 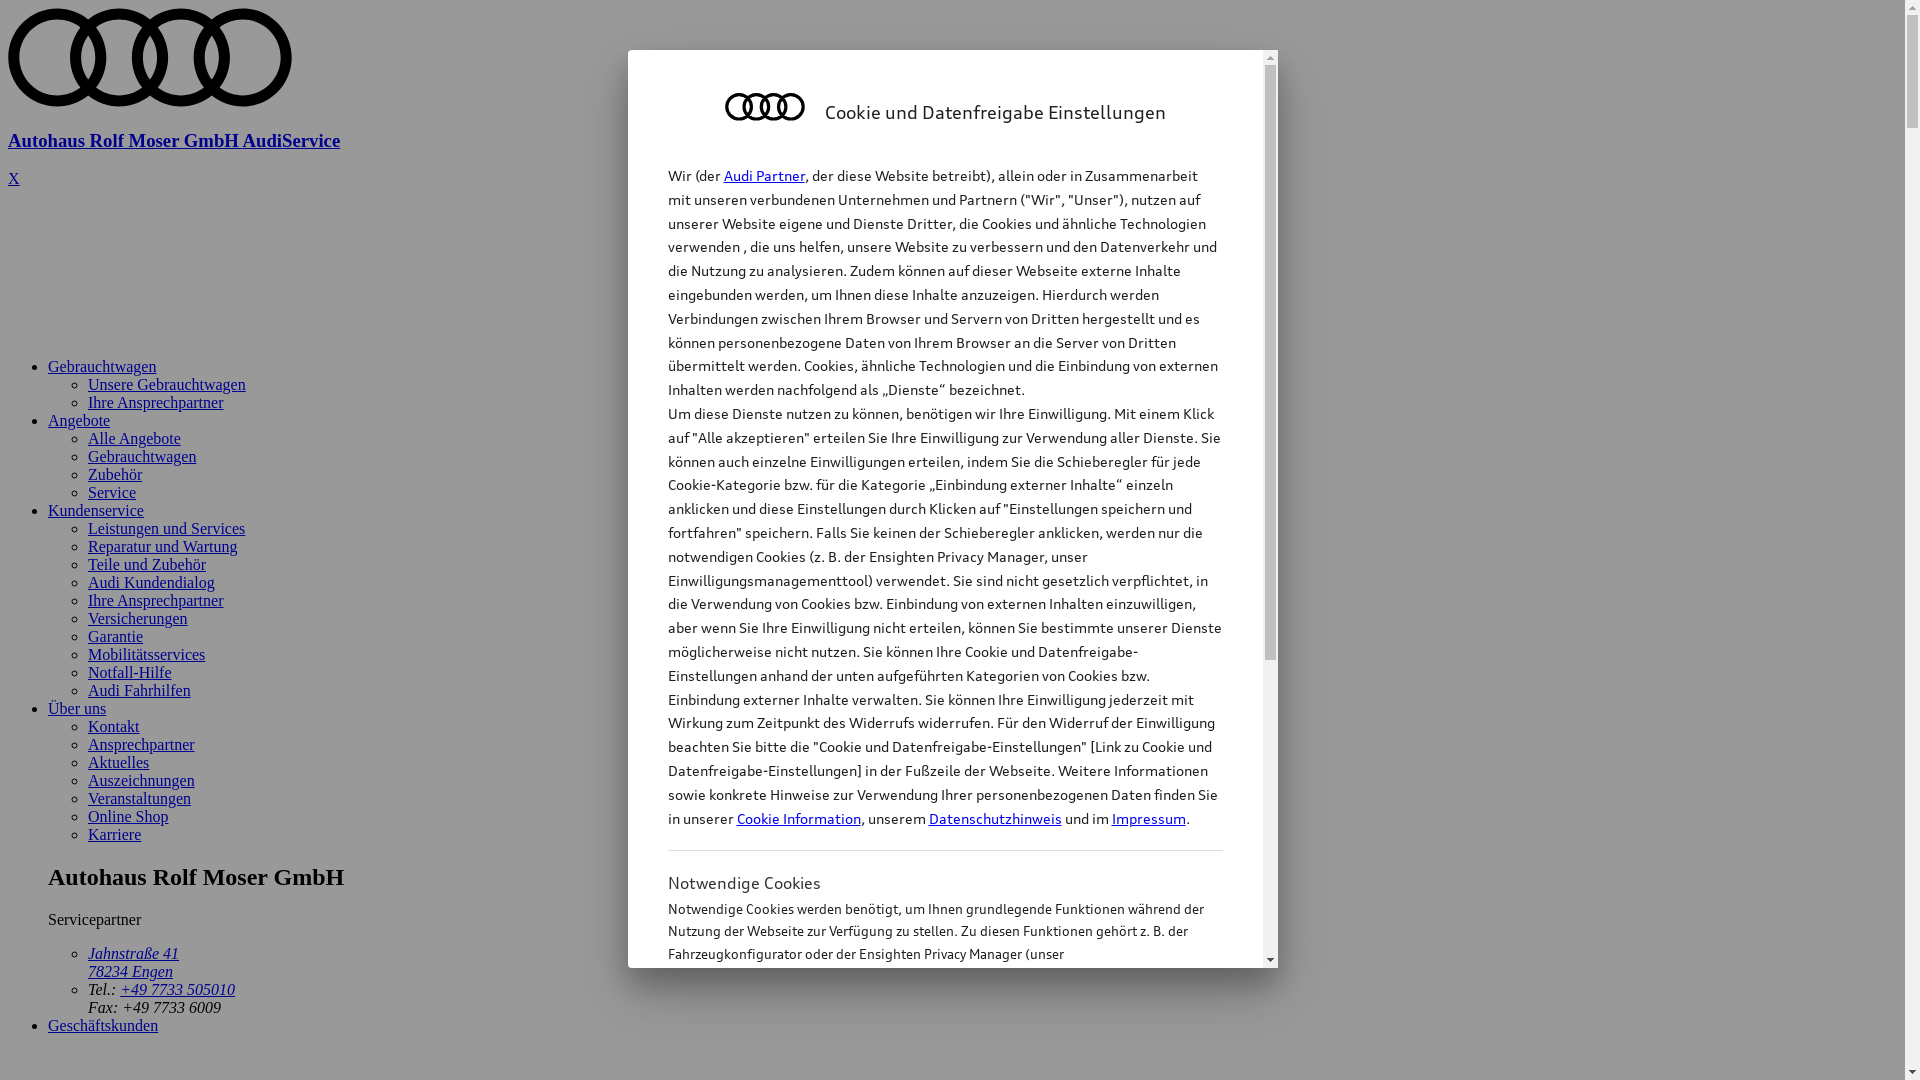 I want to click on 'Ihre Ansprechpartner', so click(x=155, y=599).